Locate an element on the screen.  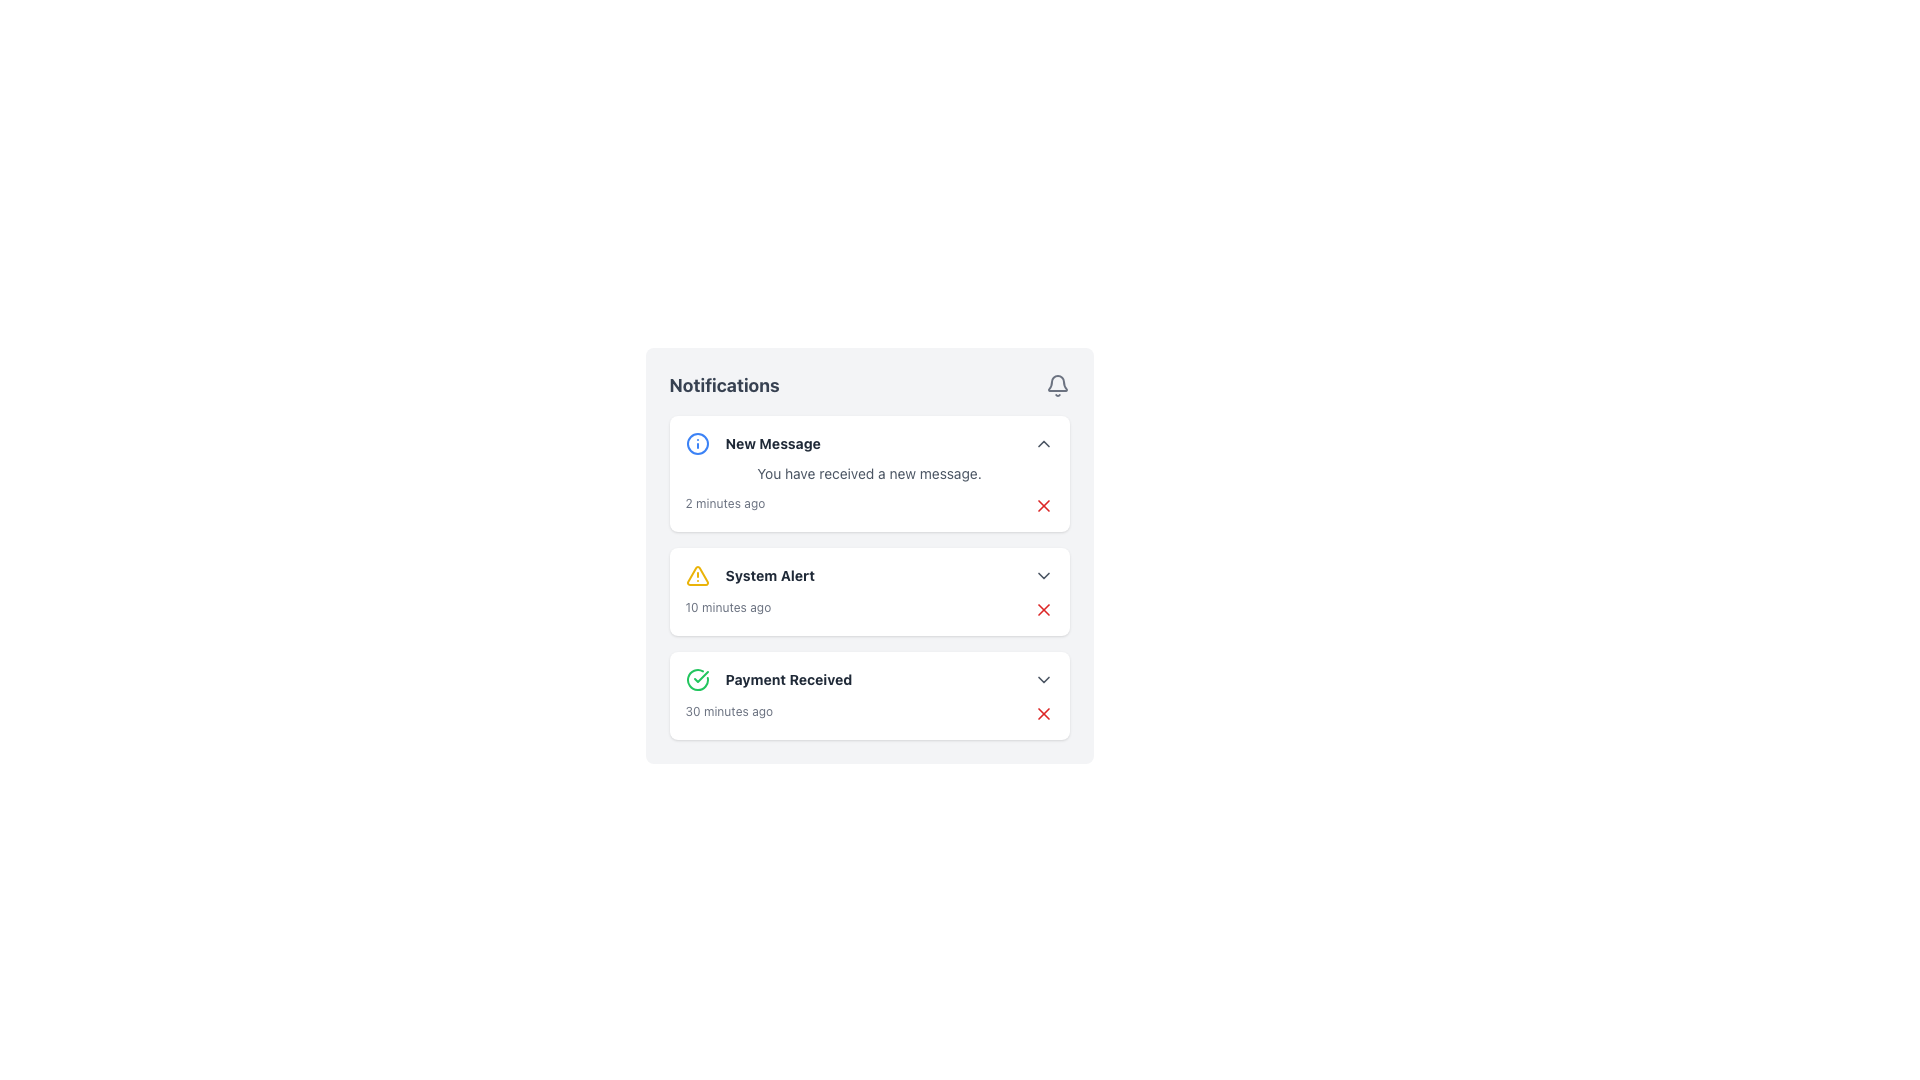
the bell icon located at the top-right corner of the 'Notifications' header, which serves as a visual indicator for notifications is located at coordinates (1056, 385).